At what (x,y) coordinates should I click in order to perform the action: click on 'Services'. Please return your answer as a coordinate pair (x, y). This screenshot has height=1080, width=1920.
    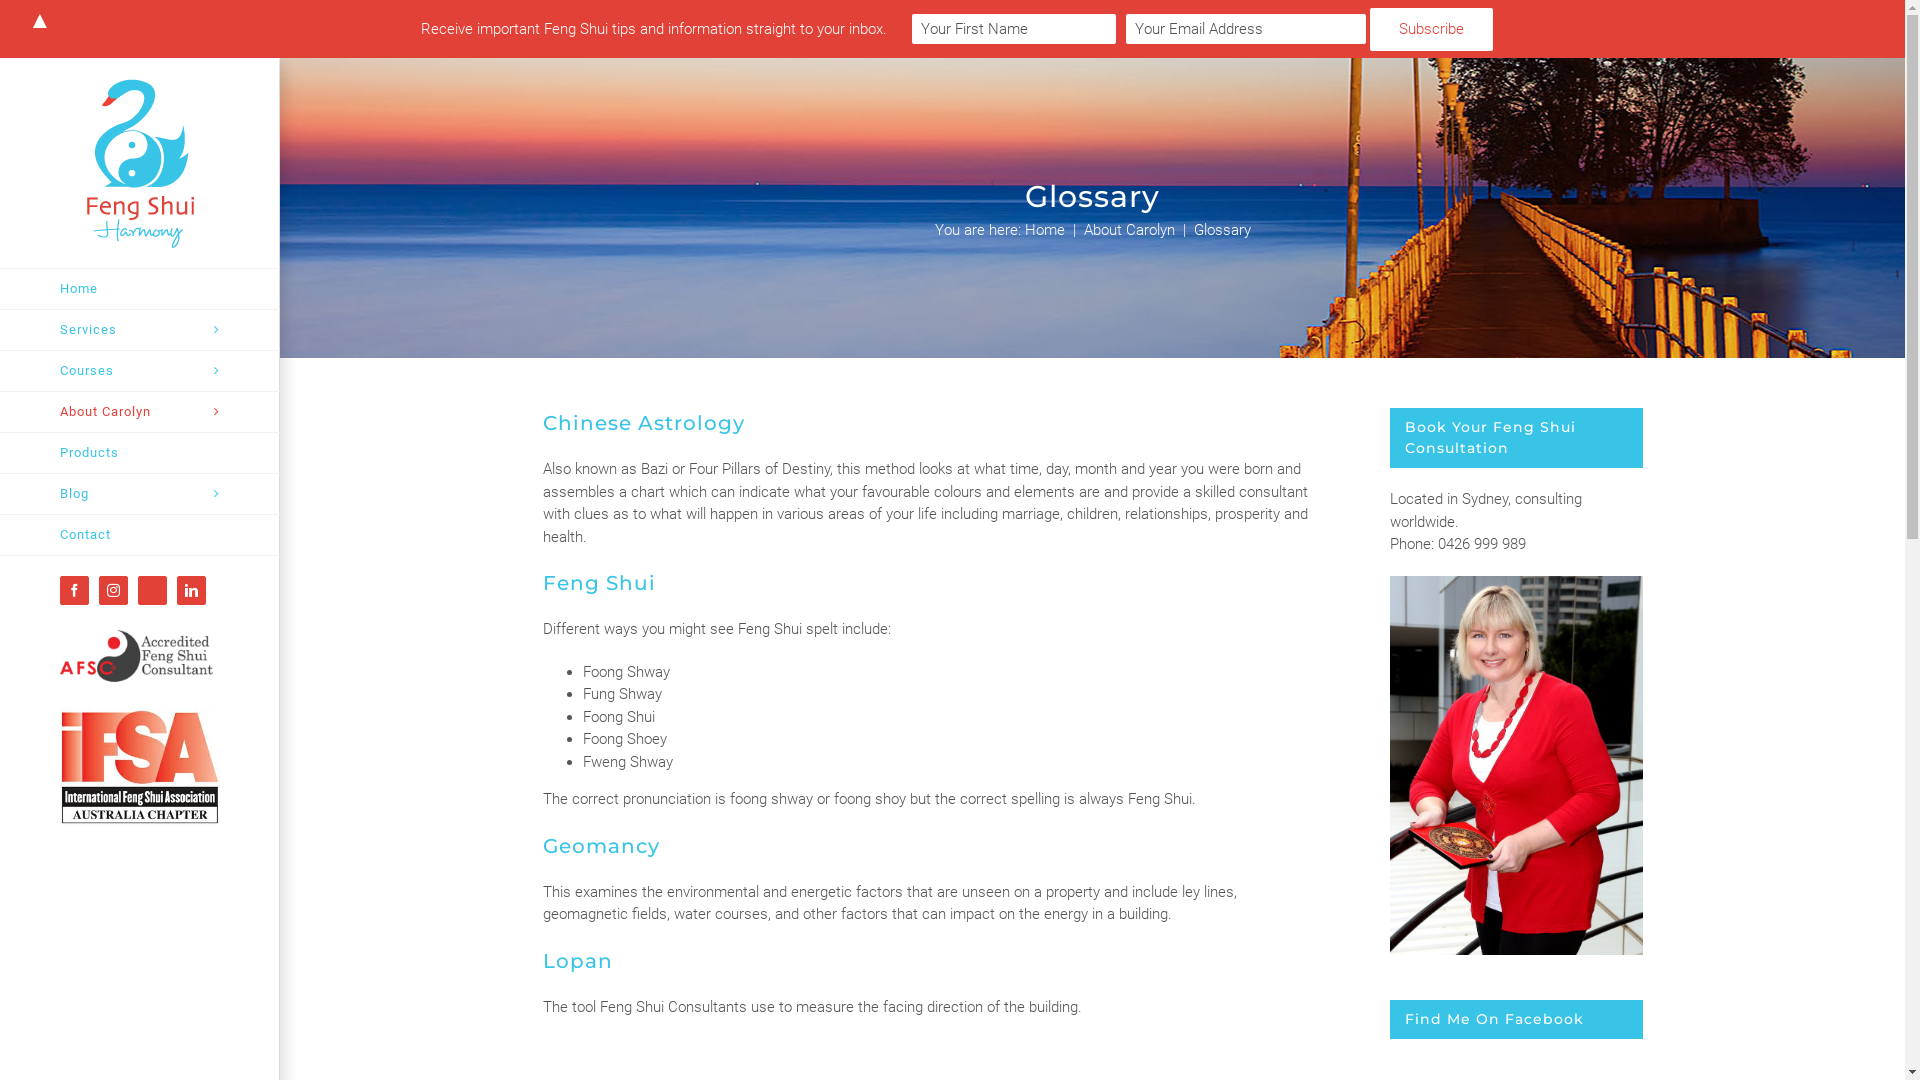
    Looking at the image, I should click on (0, 329).